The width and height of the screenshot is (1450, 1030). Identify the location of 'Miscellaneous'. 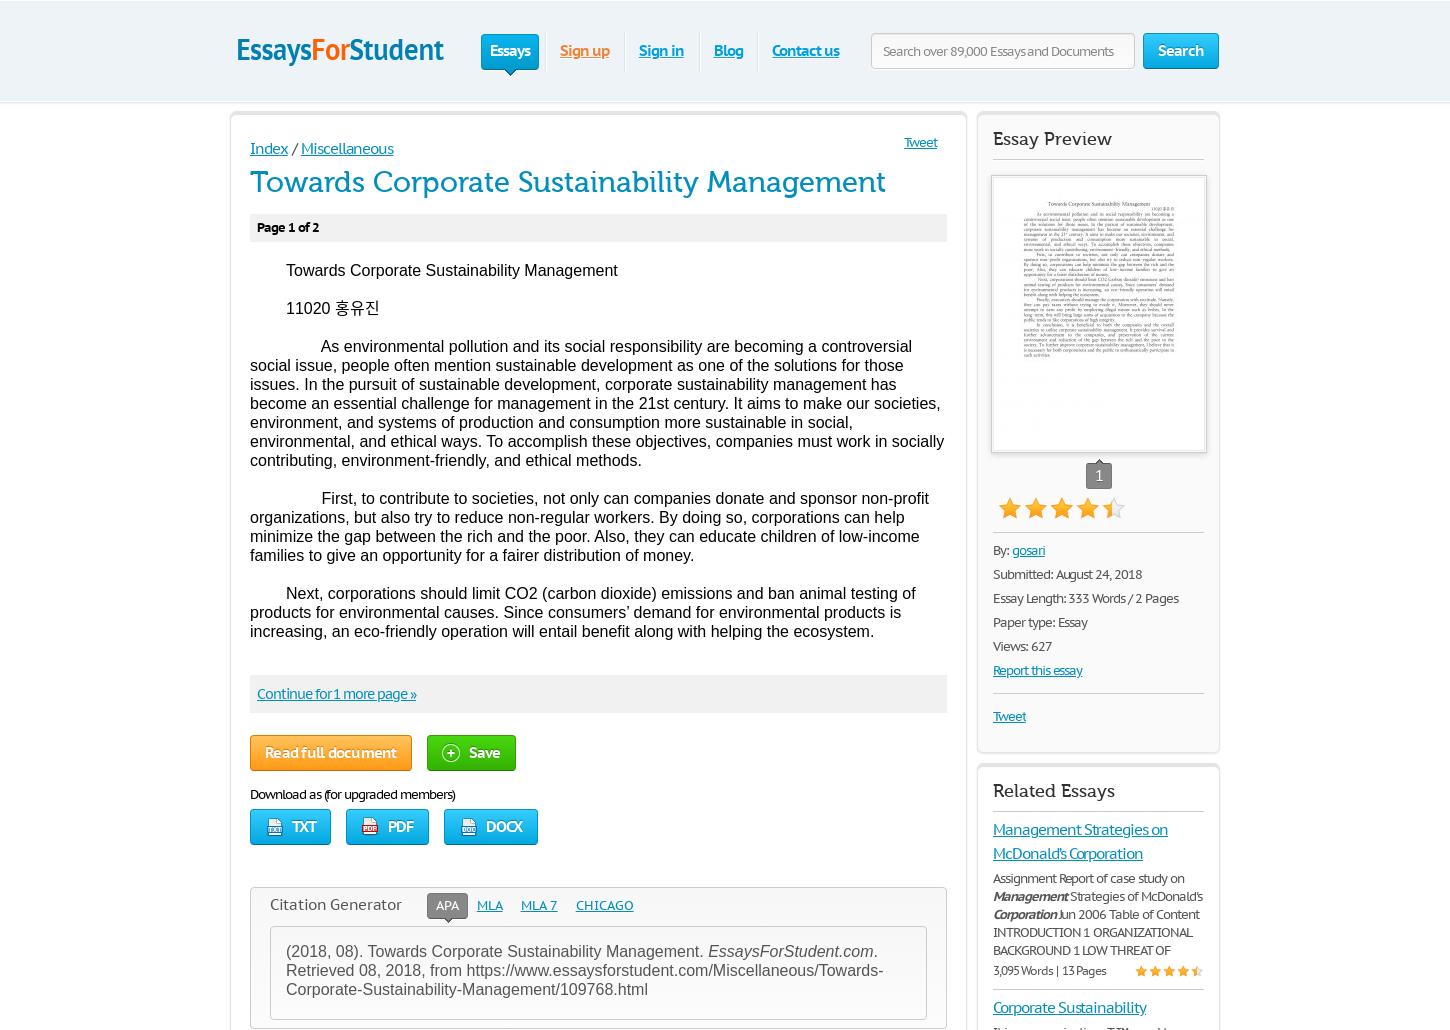
(346, 147).